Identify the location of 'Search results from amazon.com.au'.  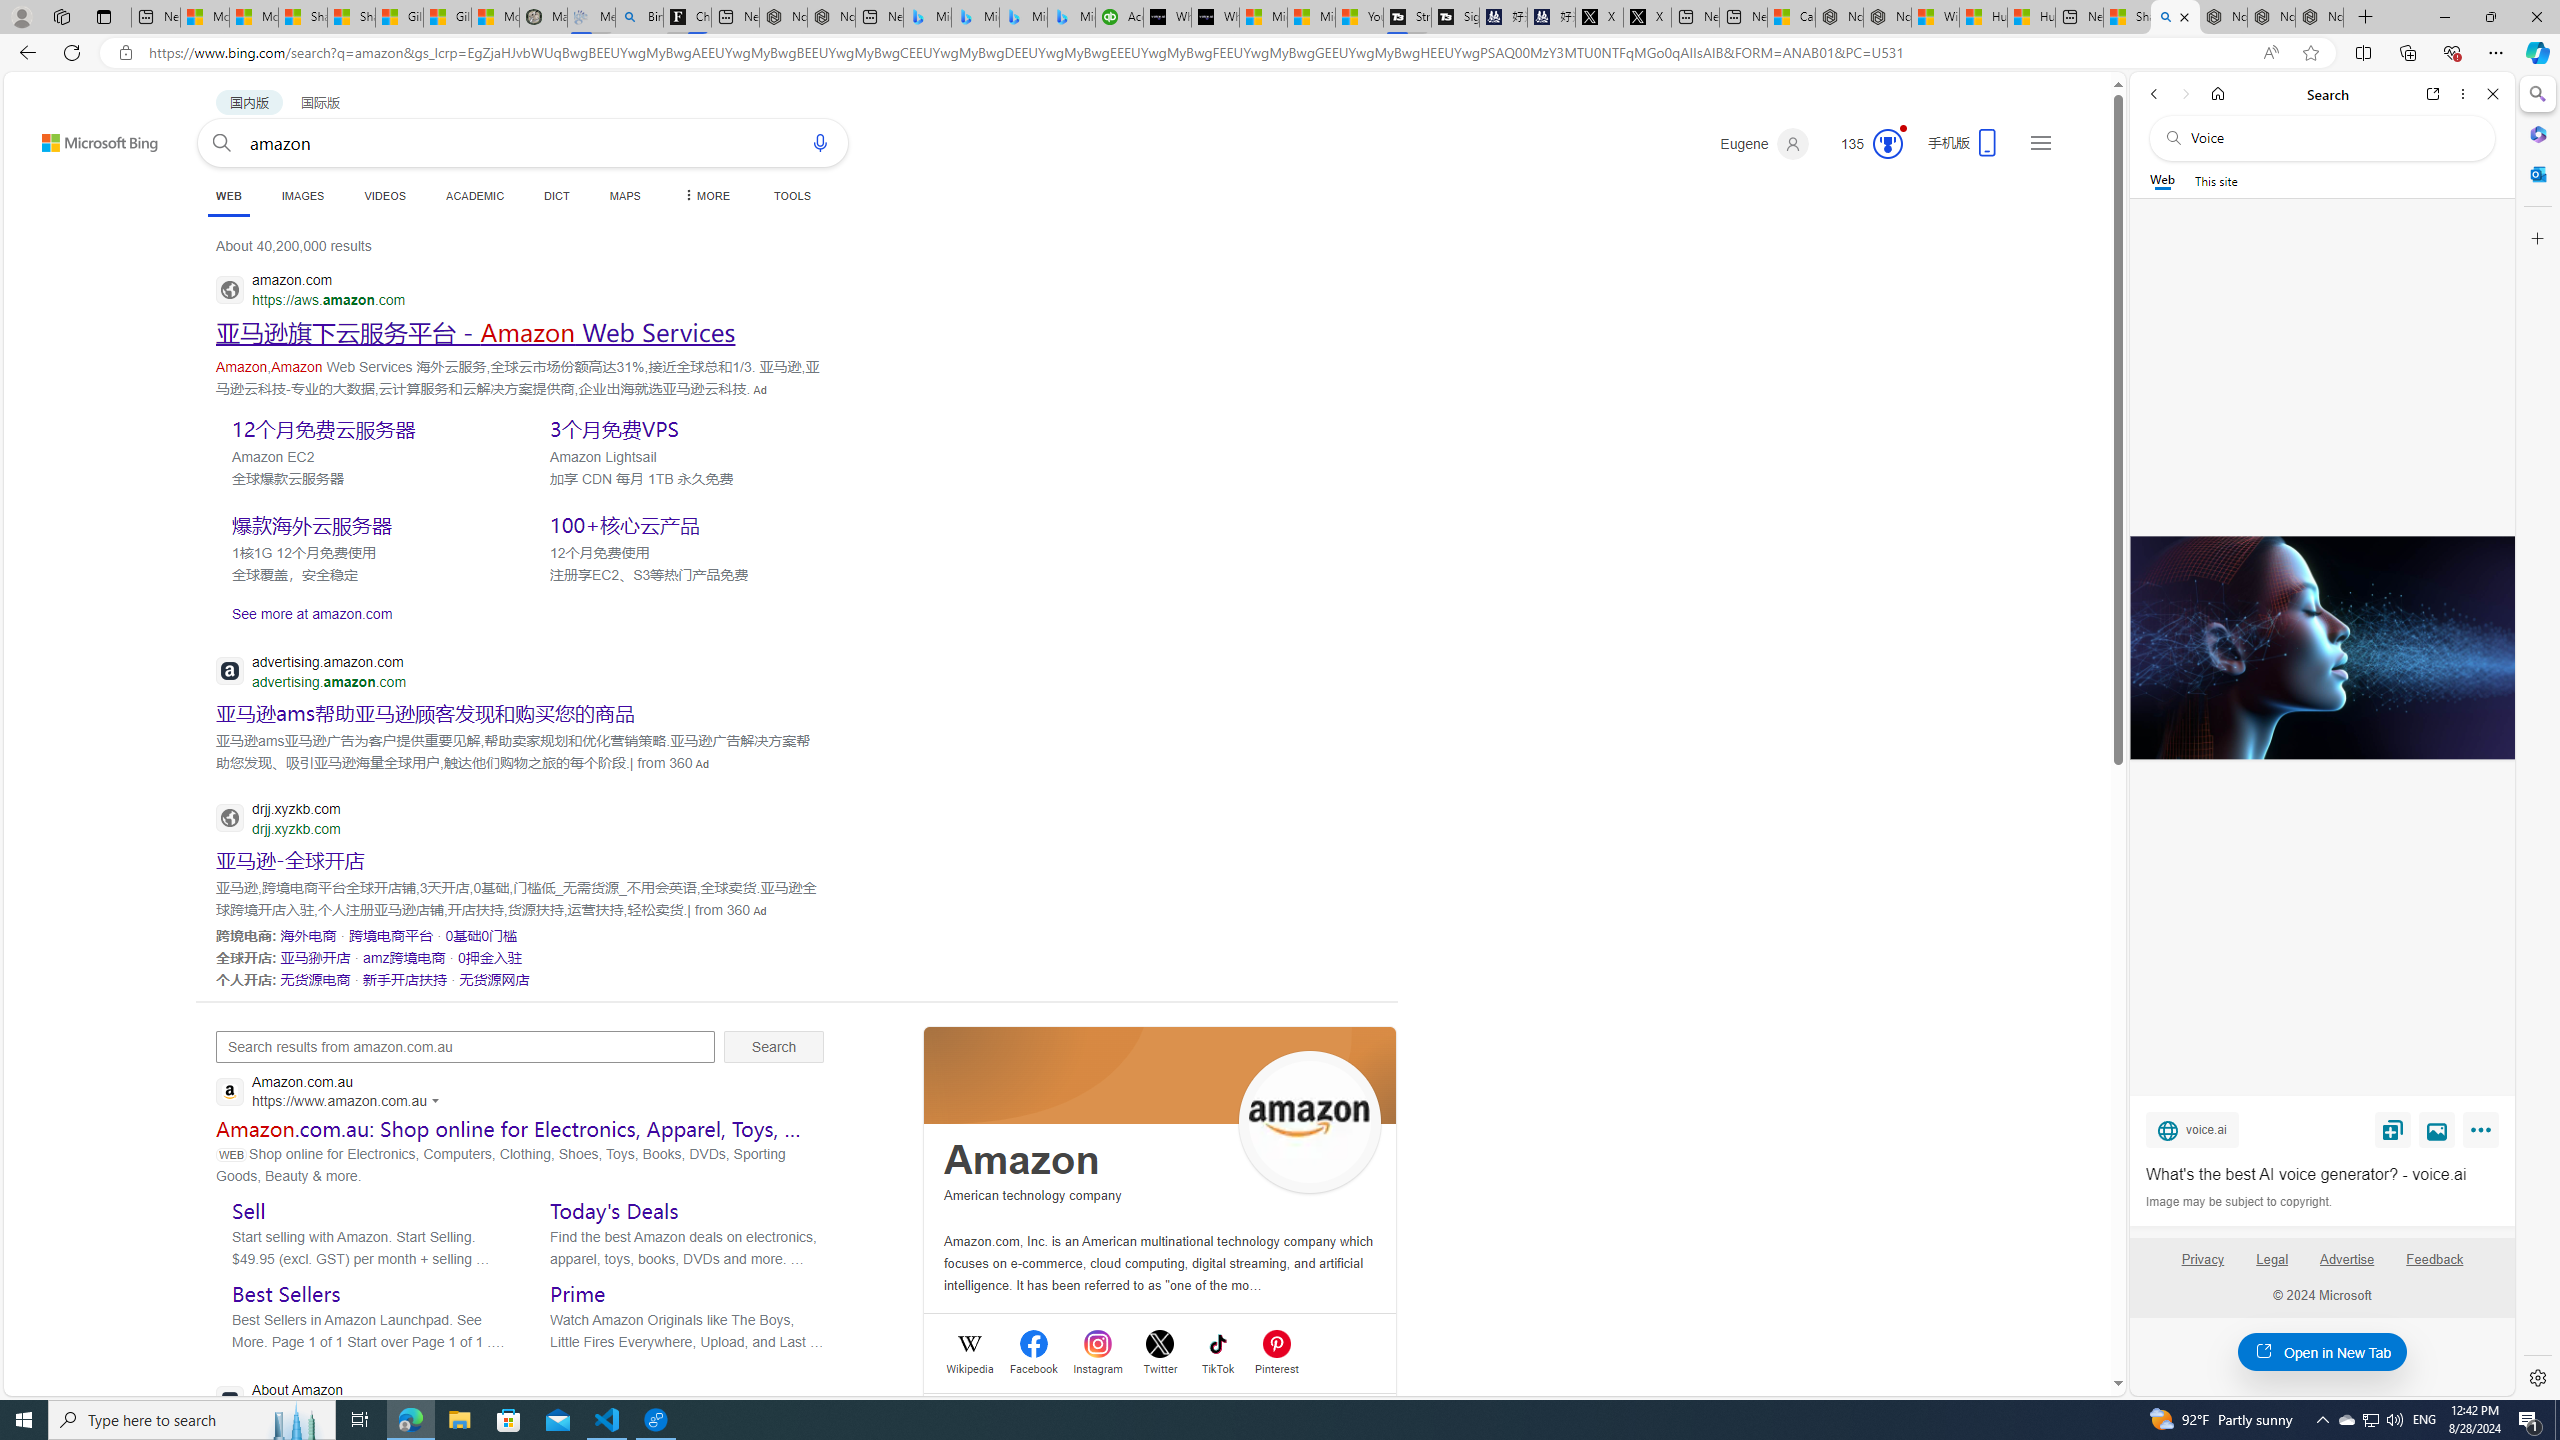
(464, 1045).